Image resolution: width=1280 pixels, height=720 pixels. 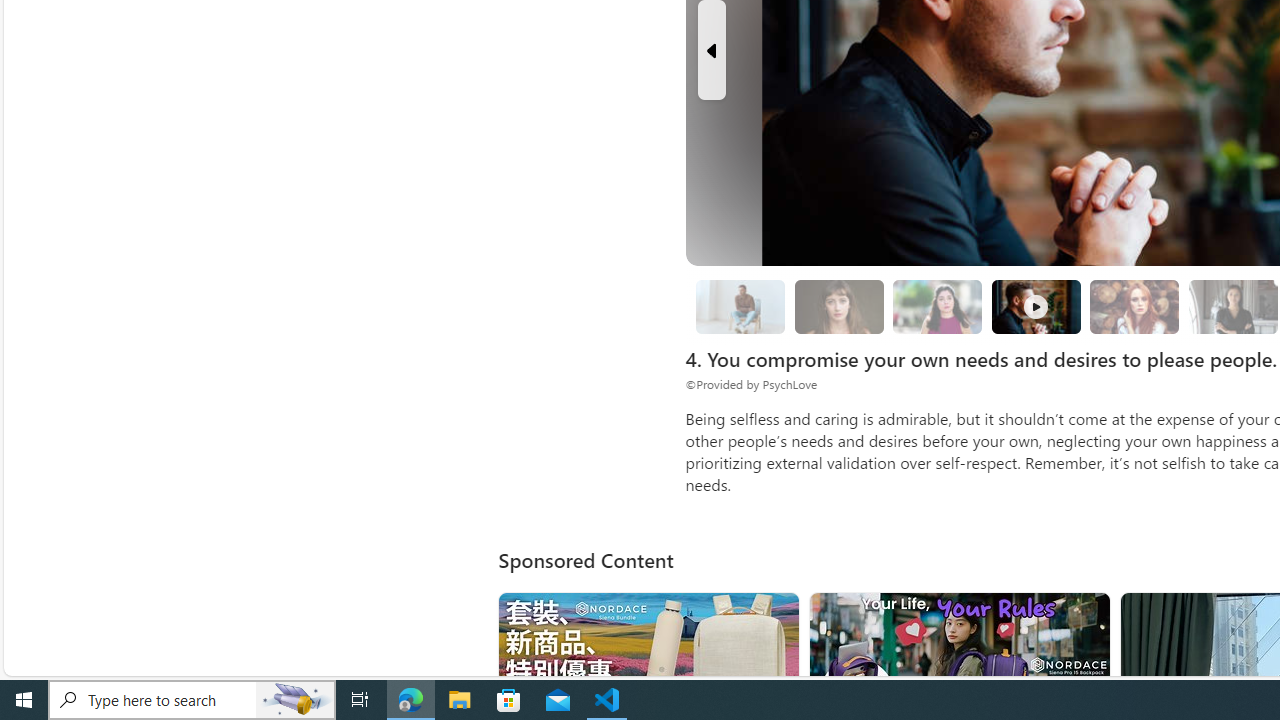 I want to click on 'Previous Slide', so click(x=711, y=49).